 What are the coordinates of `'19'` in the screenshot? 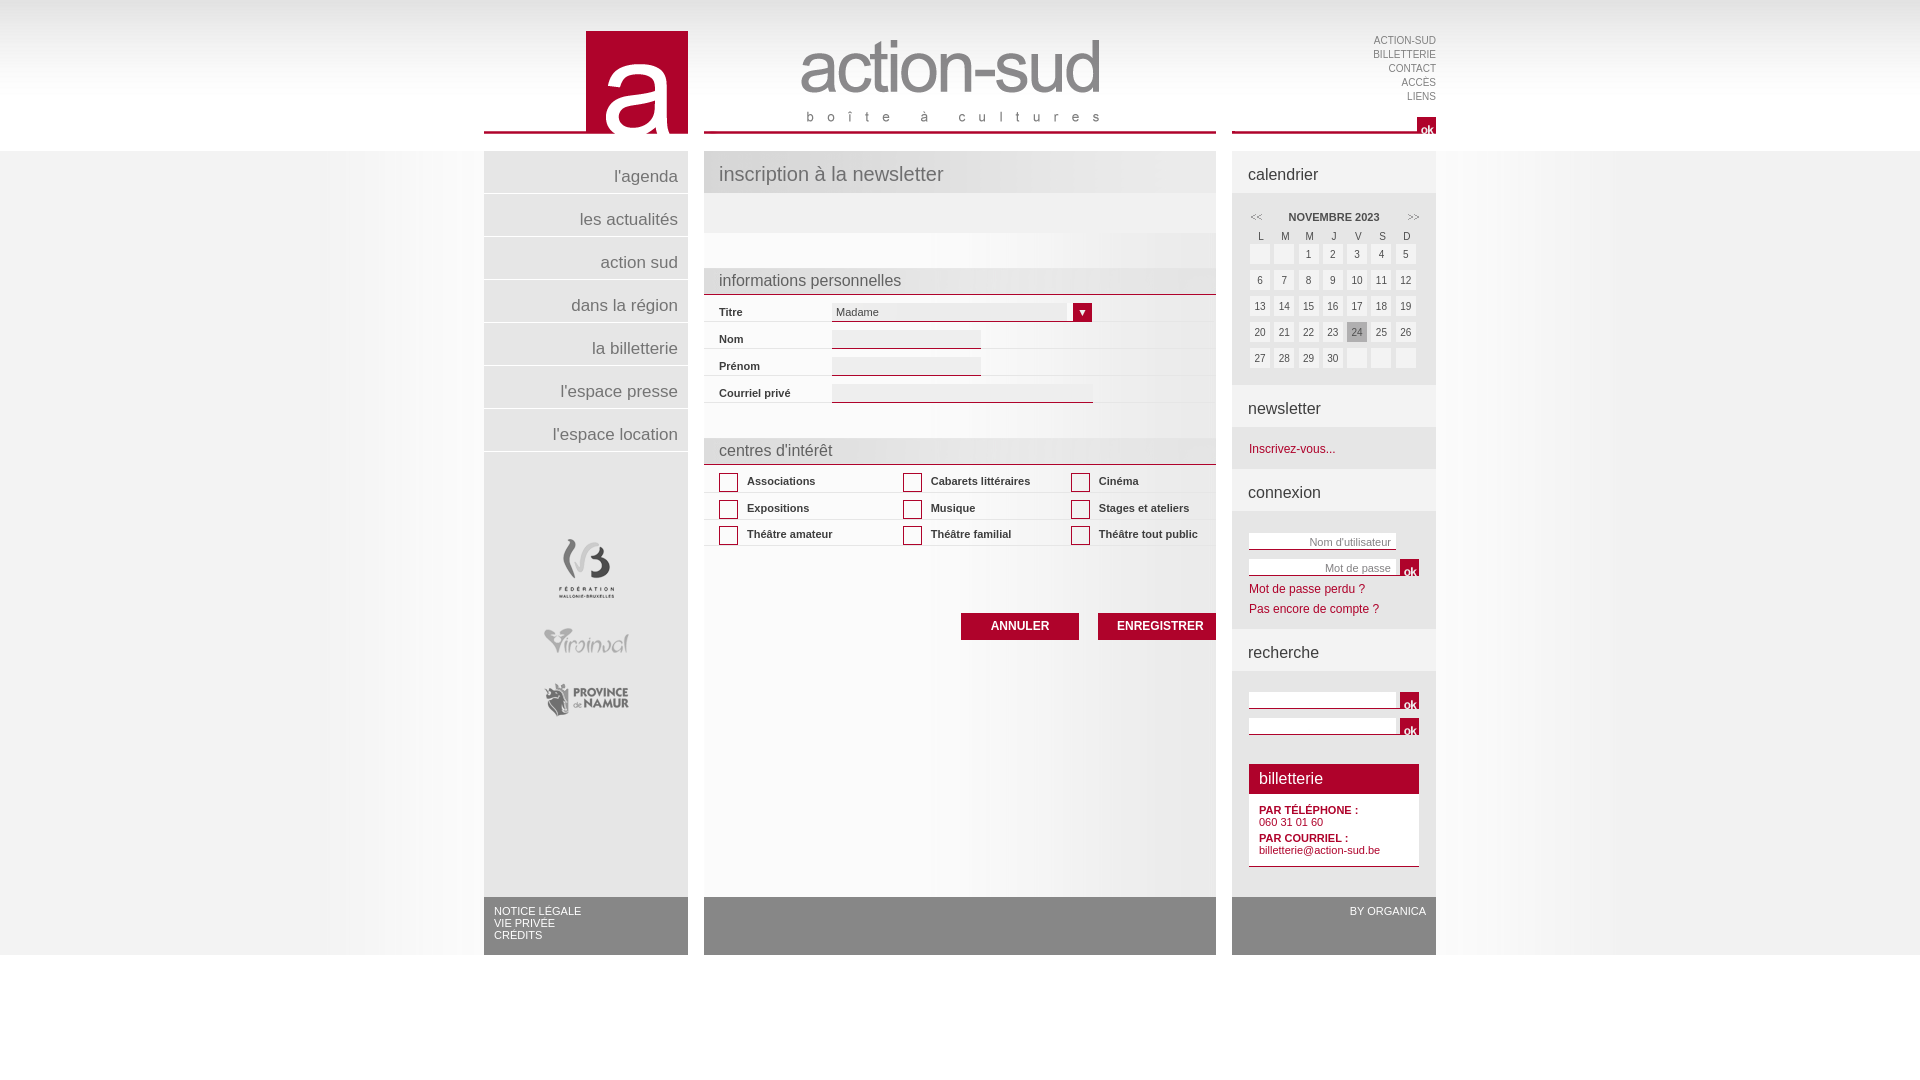 It's located at (1405, 308).